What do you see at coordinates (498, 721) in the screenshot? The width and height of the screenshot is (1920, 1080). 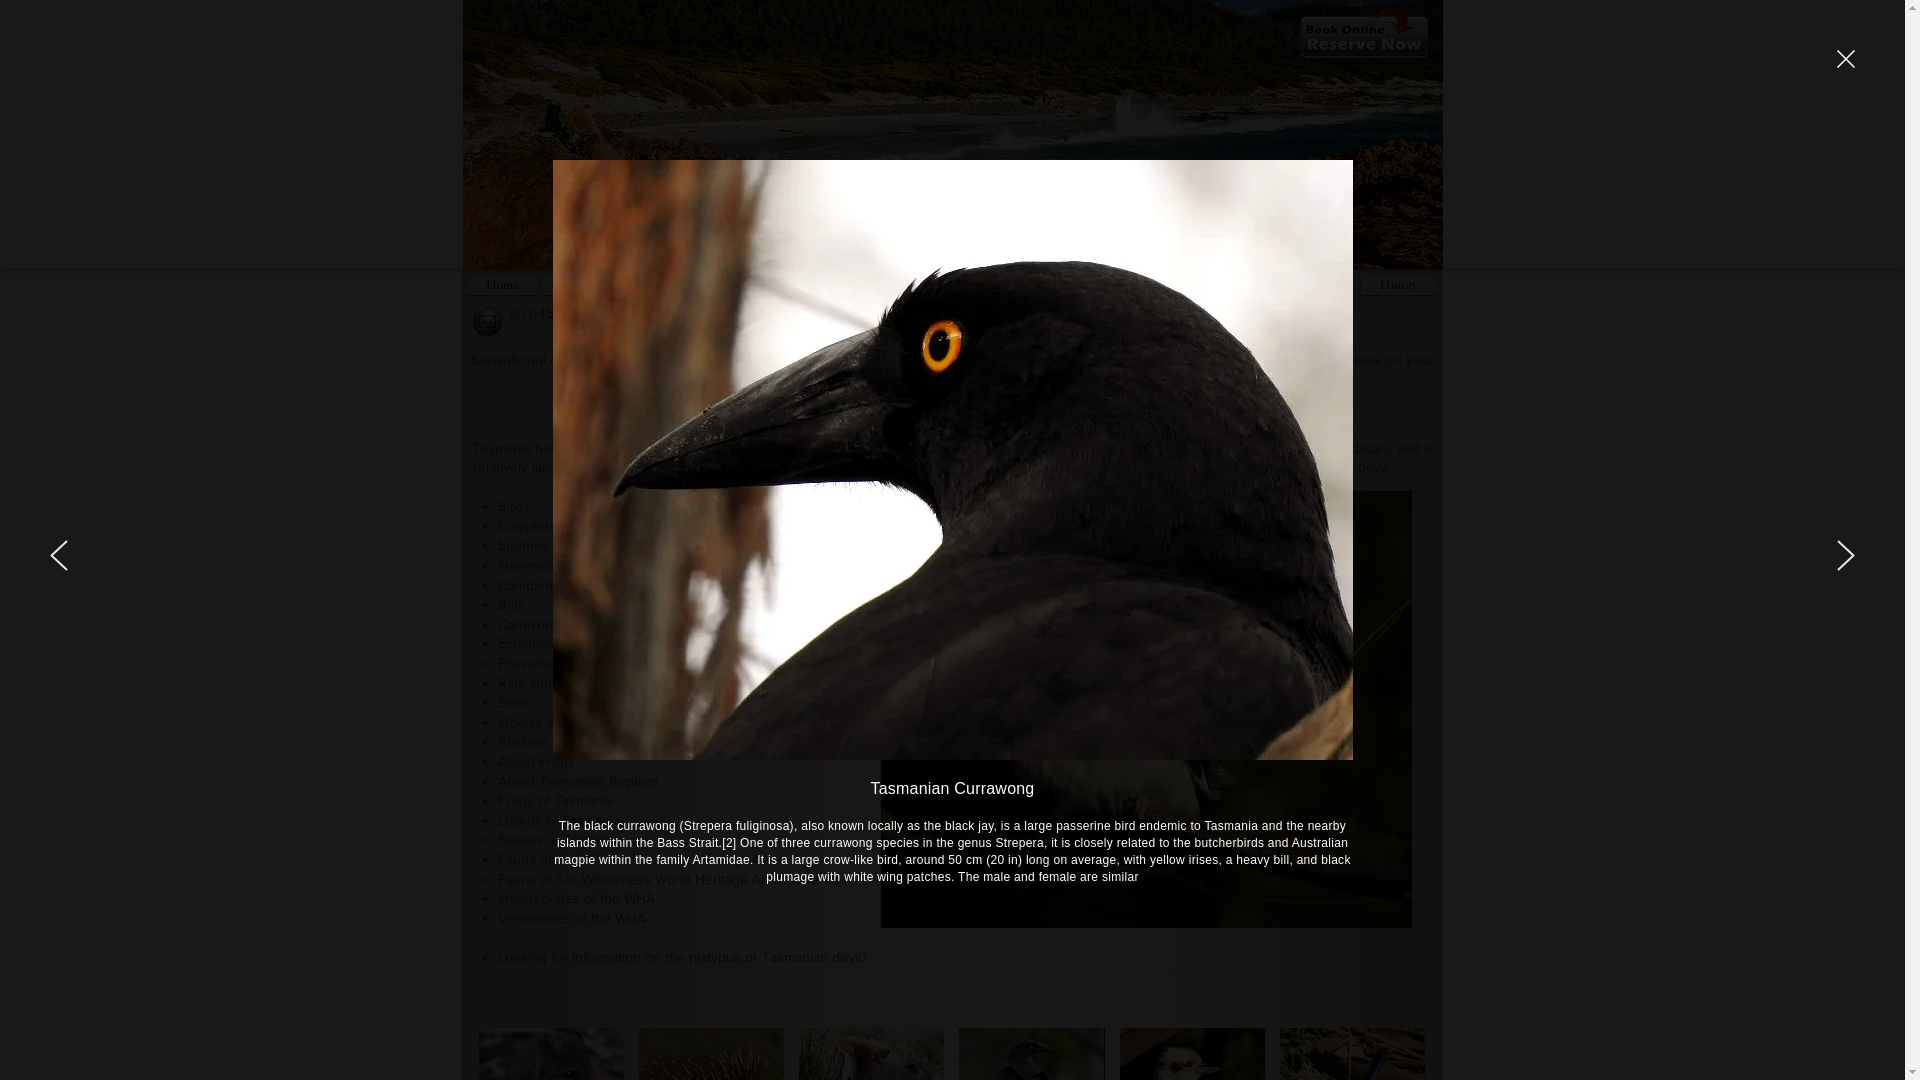 I see `'Whales and Dolphins'` at bounding box center [498, 721].